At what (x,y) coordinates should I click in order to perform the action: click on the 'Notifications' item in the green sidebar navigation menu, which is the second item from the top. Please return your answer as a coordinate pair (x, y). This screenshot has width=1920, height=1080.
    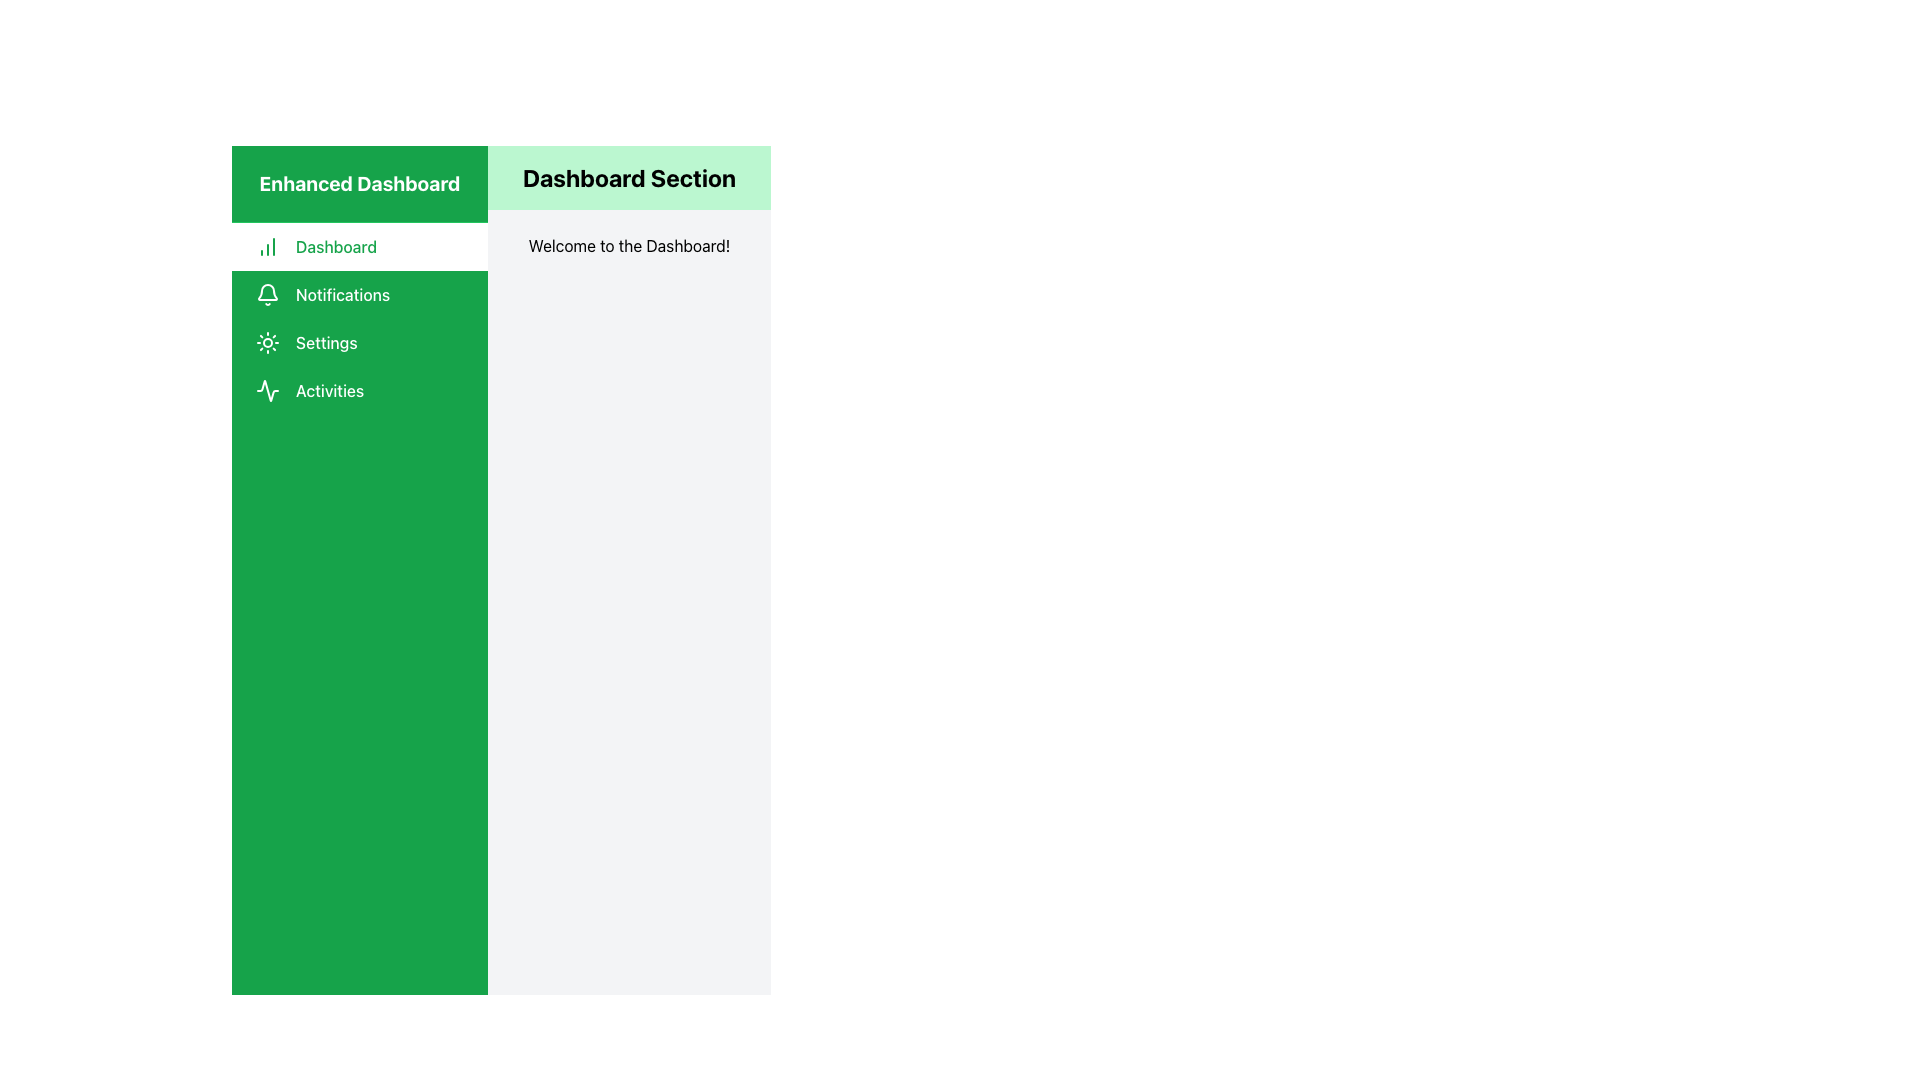
    Looking at the image, I should click on (360, 318).